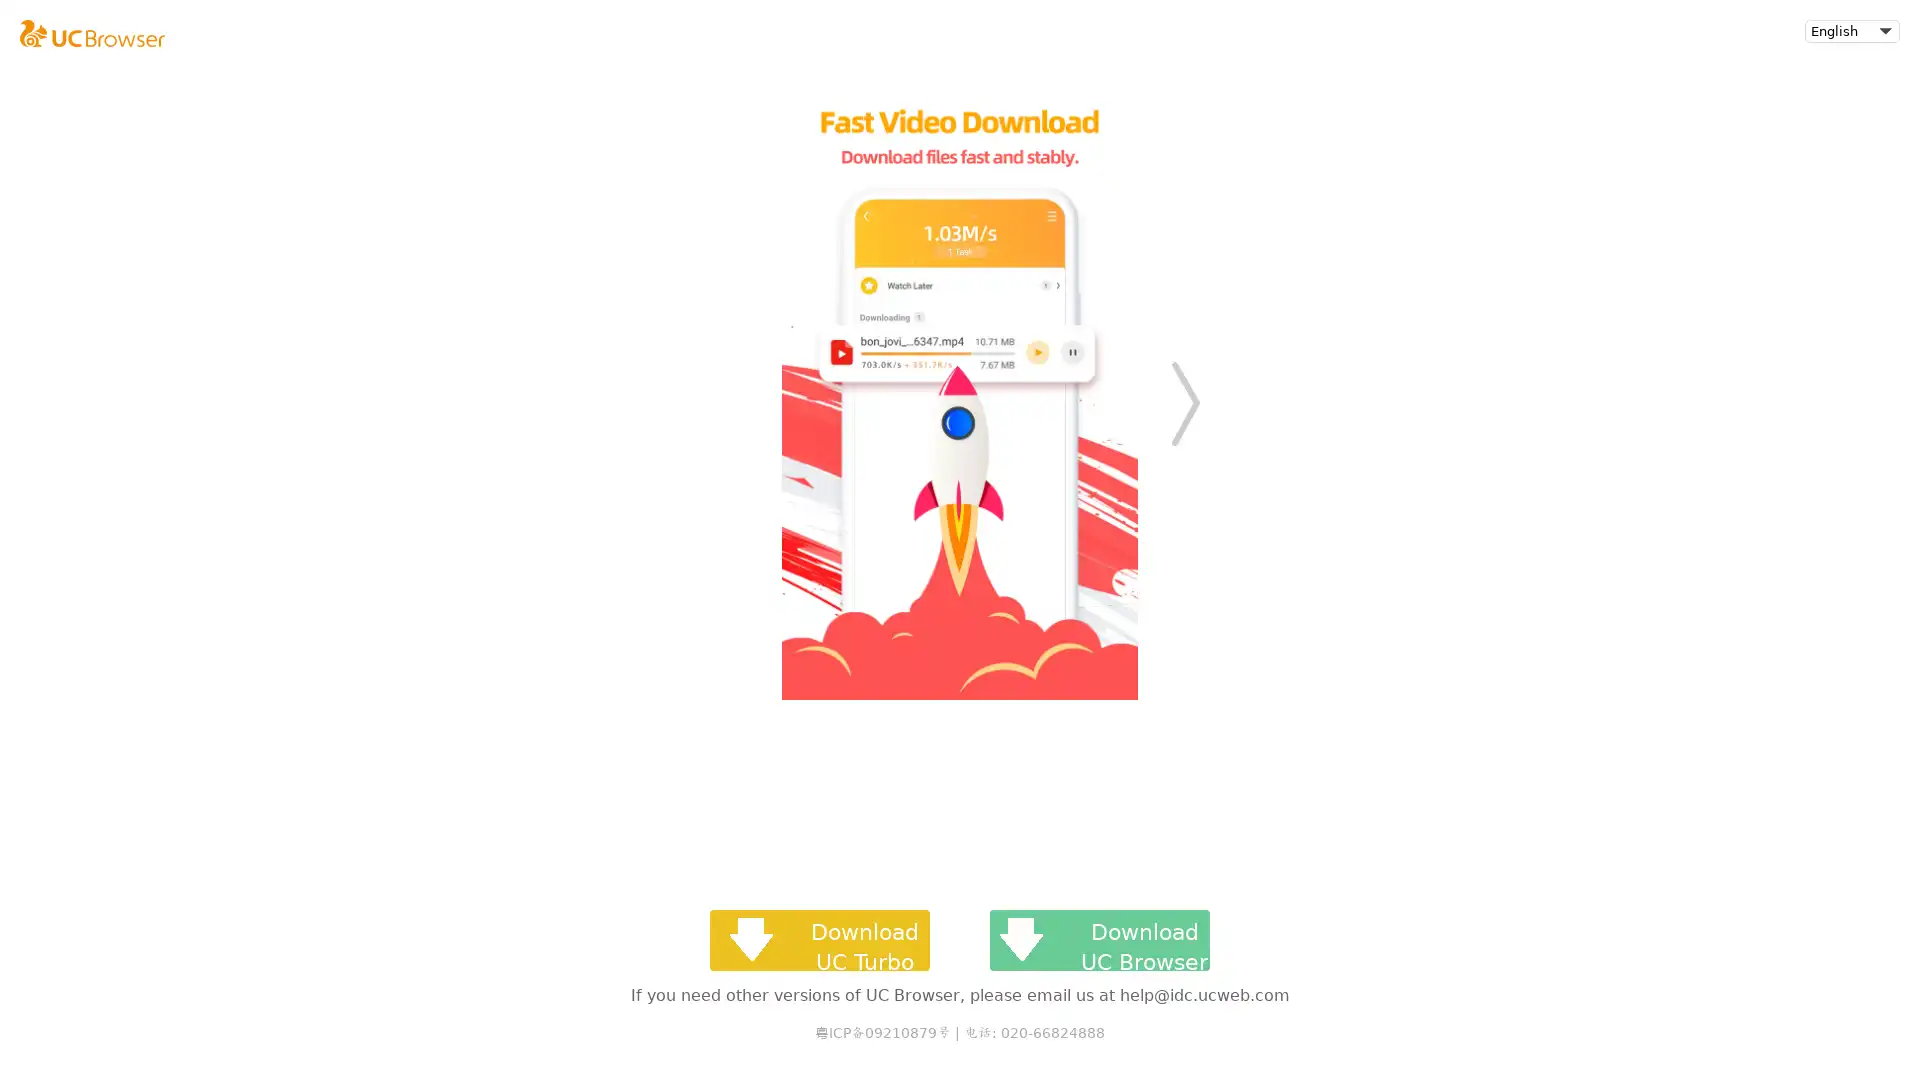 The image size is (1920, 1080). I want to click on Next slide, so click(1185, 404).